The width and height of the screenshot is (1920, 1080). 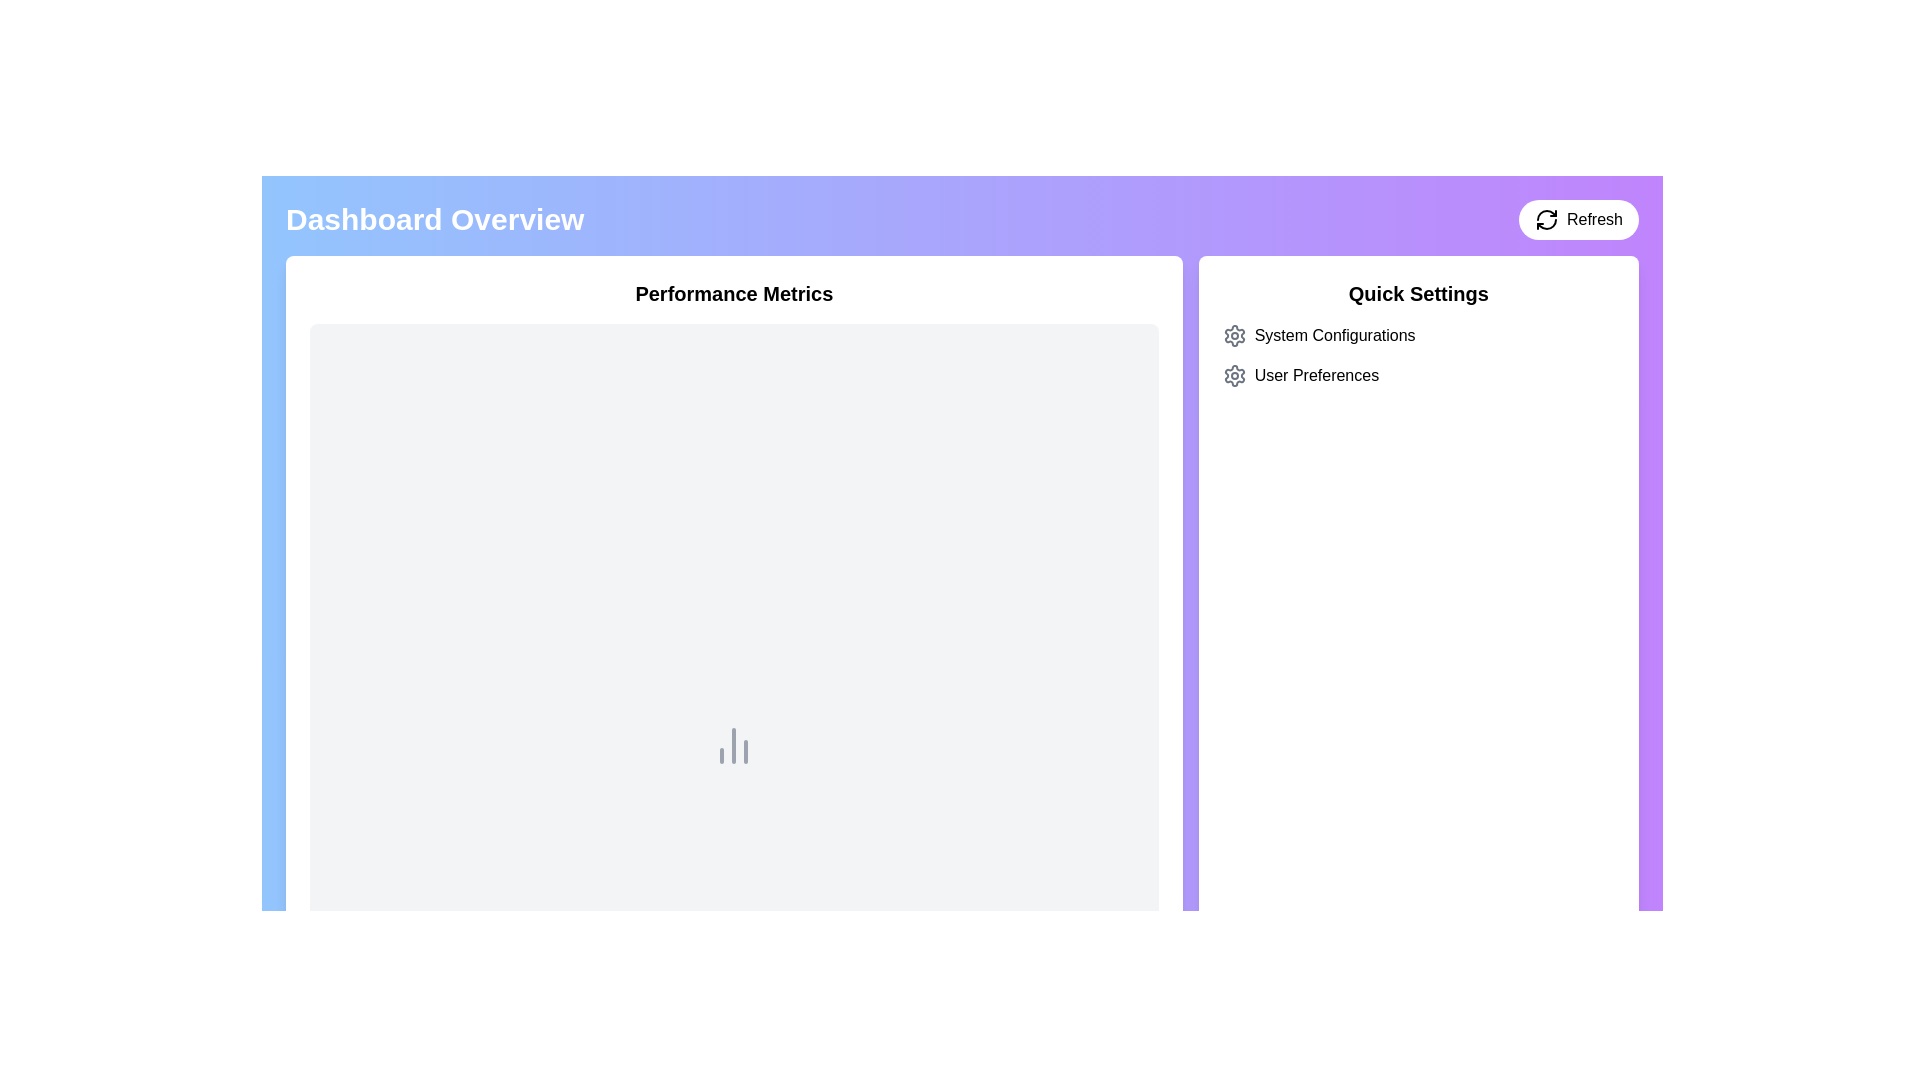 What do you see at coordinates (1316, 375) in the screenshot?
I see `the 'User Preferences' label, which displays the text in a black sans-serif font against a white background, located under 'Quick Settings' and below 'System Configurations'` at bounding box center [1316, 375].